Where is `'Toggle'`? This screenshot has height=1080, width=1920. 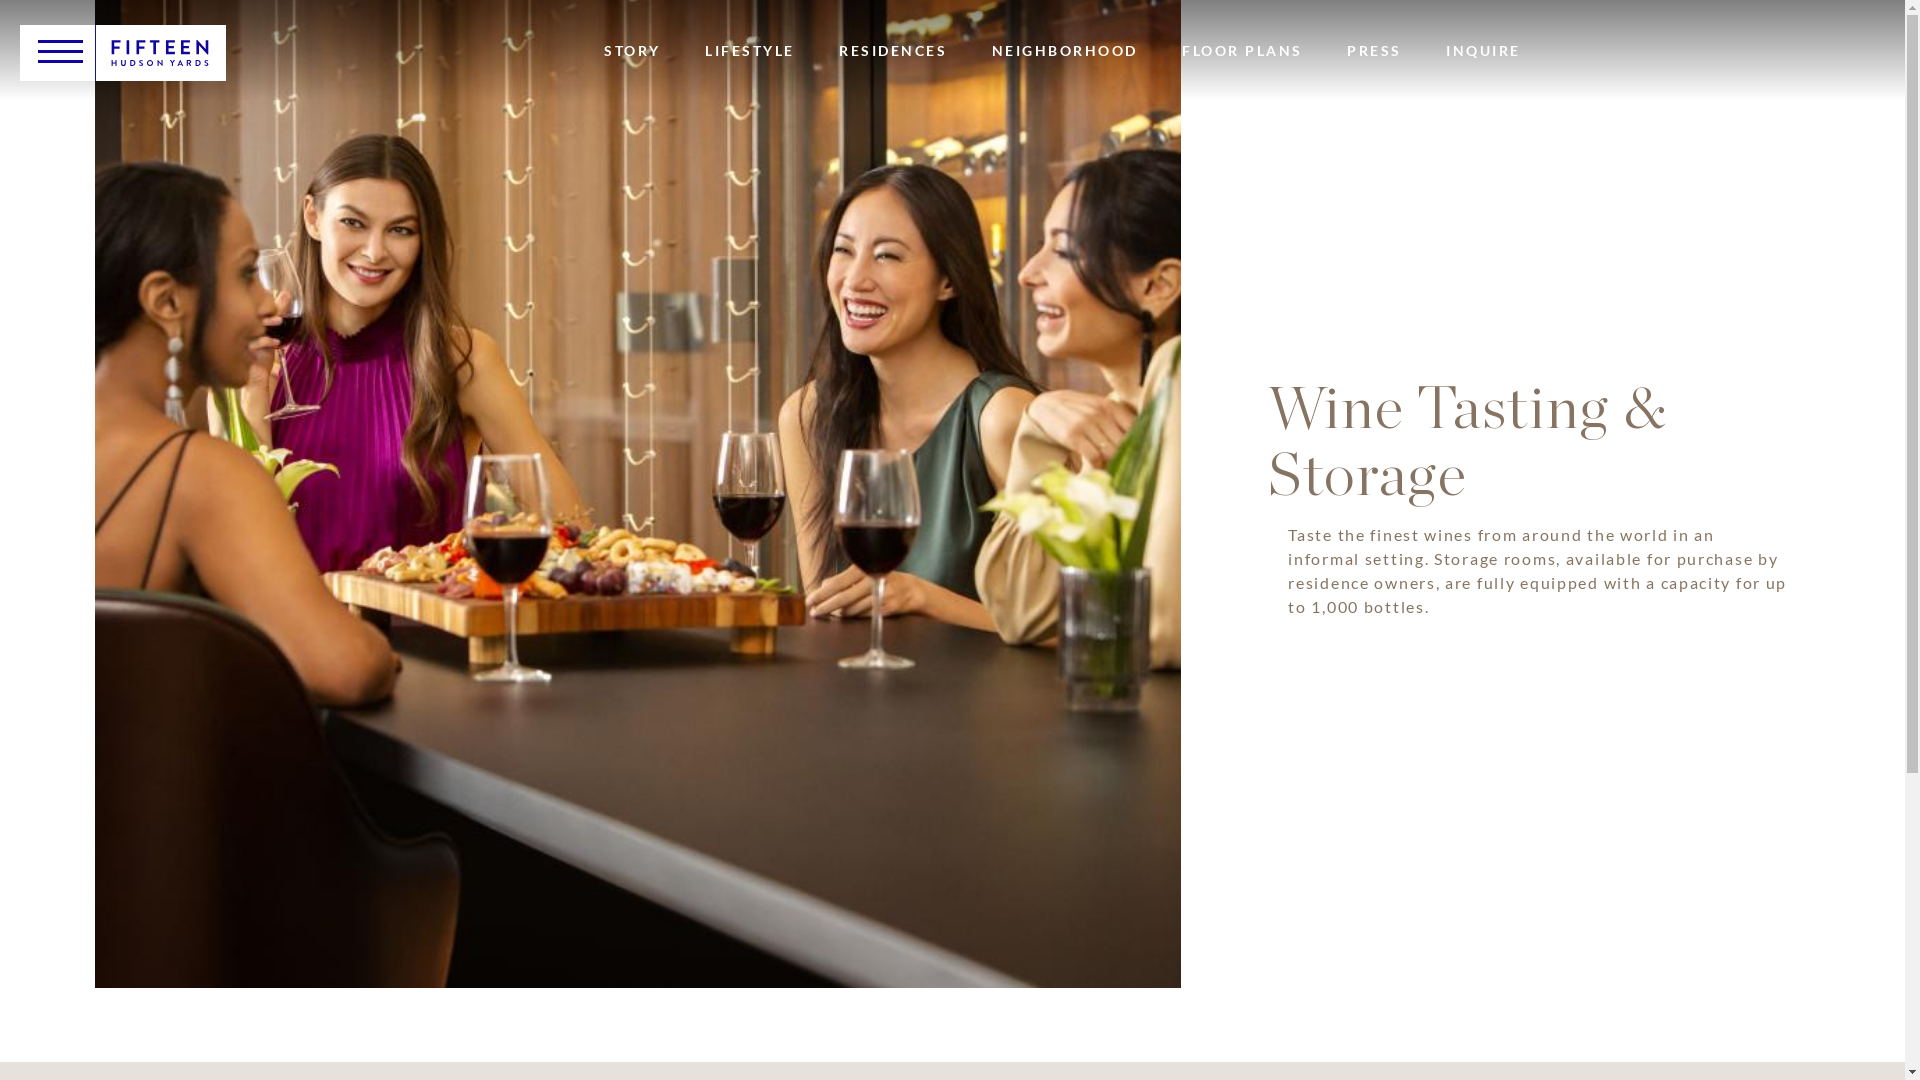 'Toggle' is located at coordinates (60, 50).